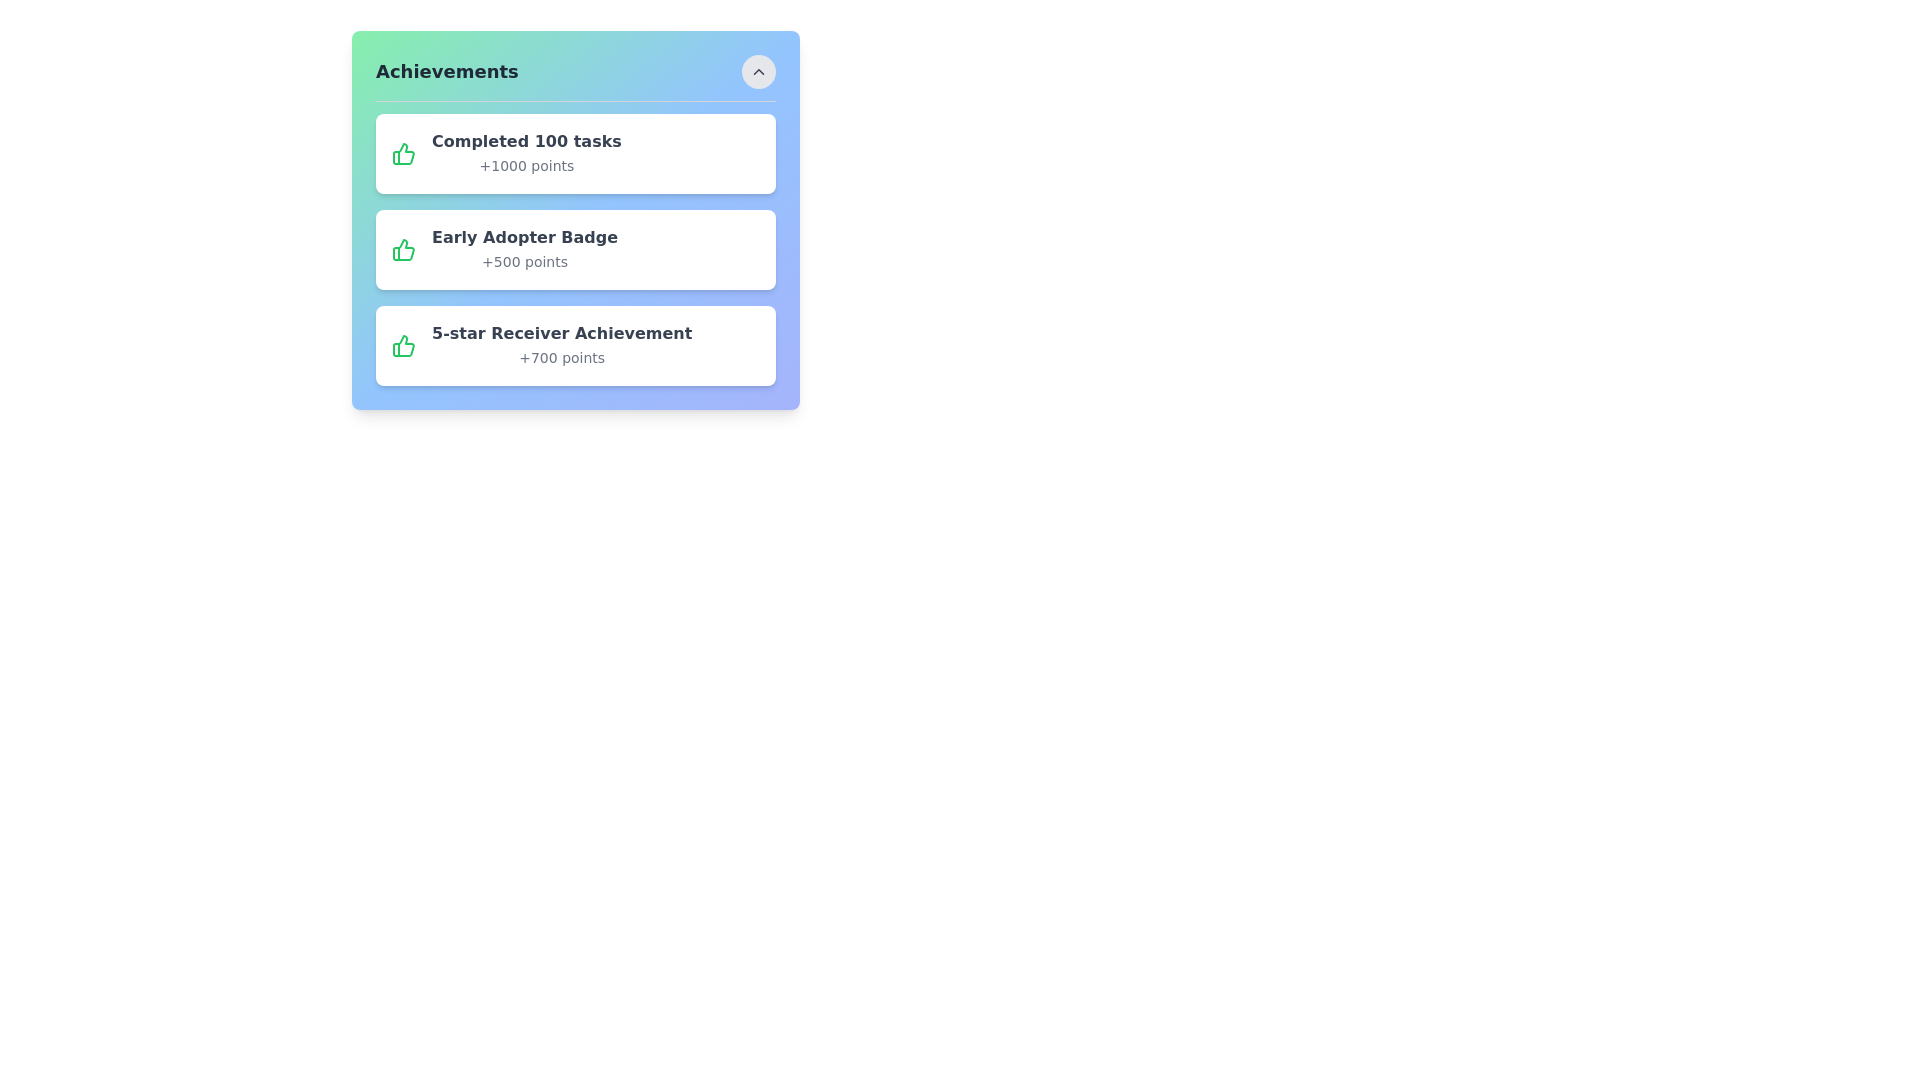  Describe the element at coordinates (402, 345) in the screenshot. I see `the second thumbs-up icon in the achievements panel, which represents the 'Early Adopter Badge.'` at that location.